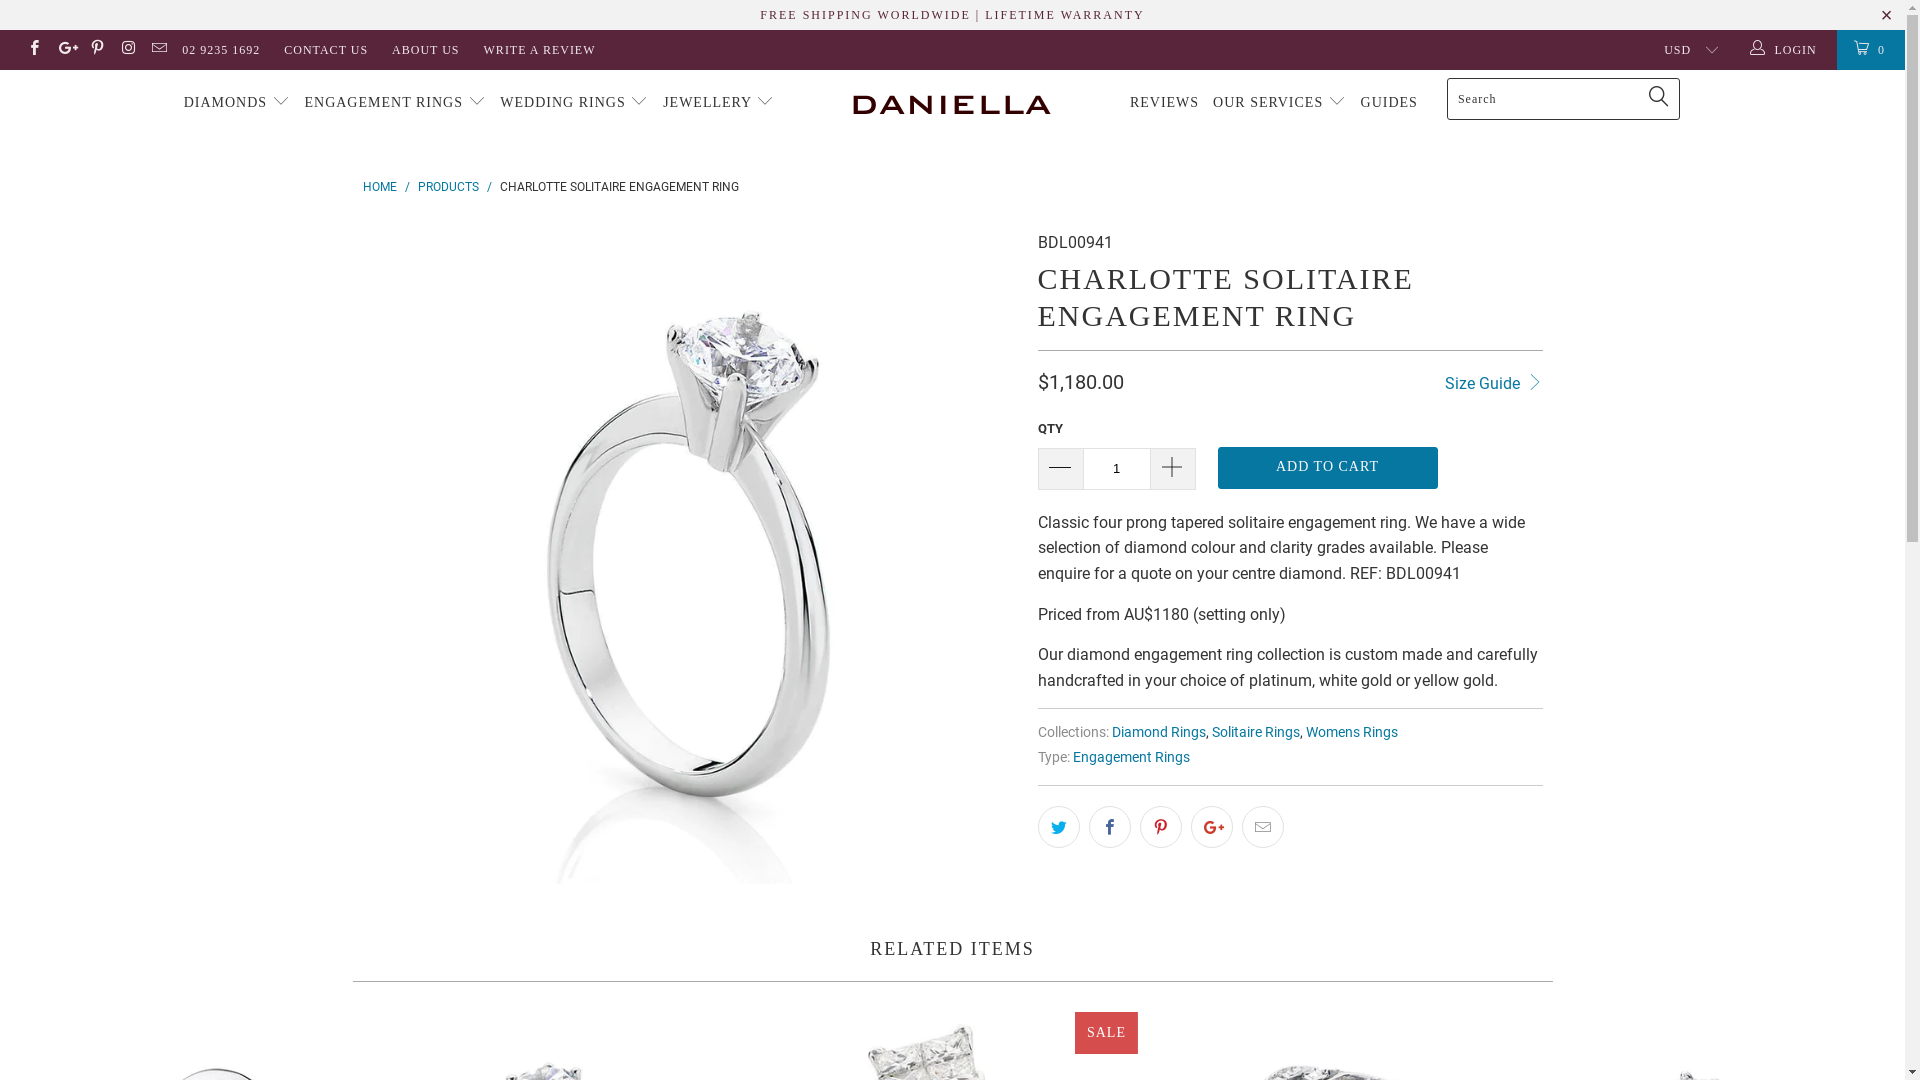 This screenshot has width=1920, height=1080. Describe the element at coordinates (1209, 826) in the screenshot. I see `'Share this on Google+'` at that location.